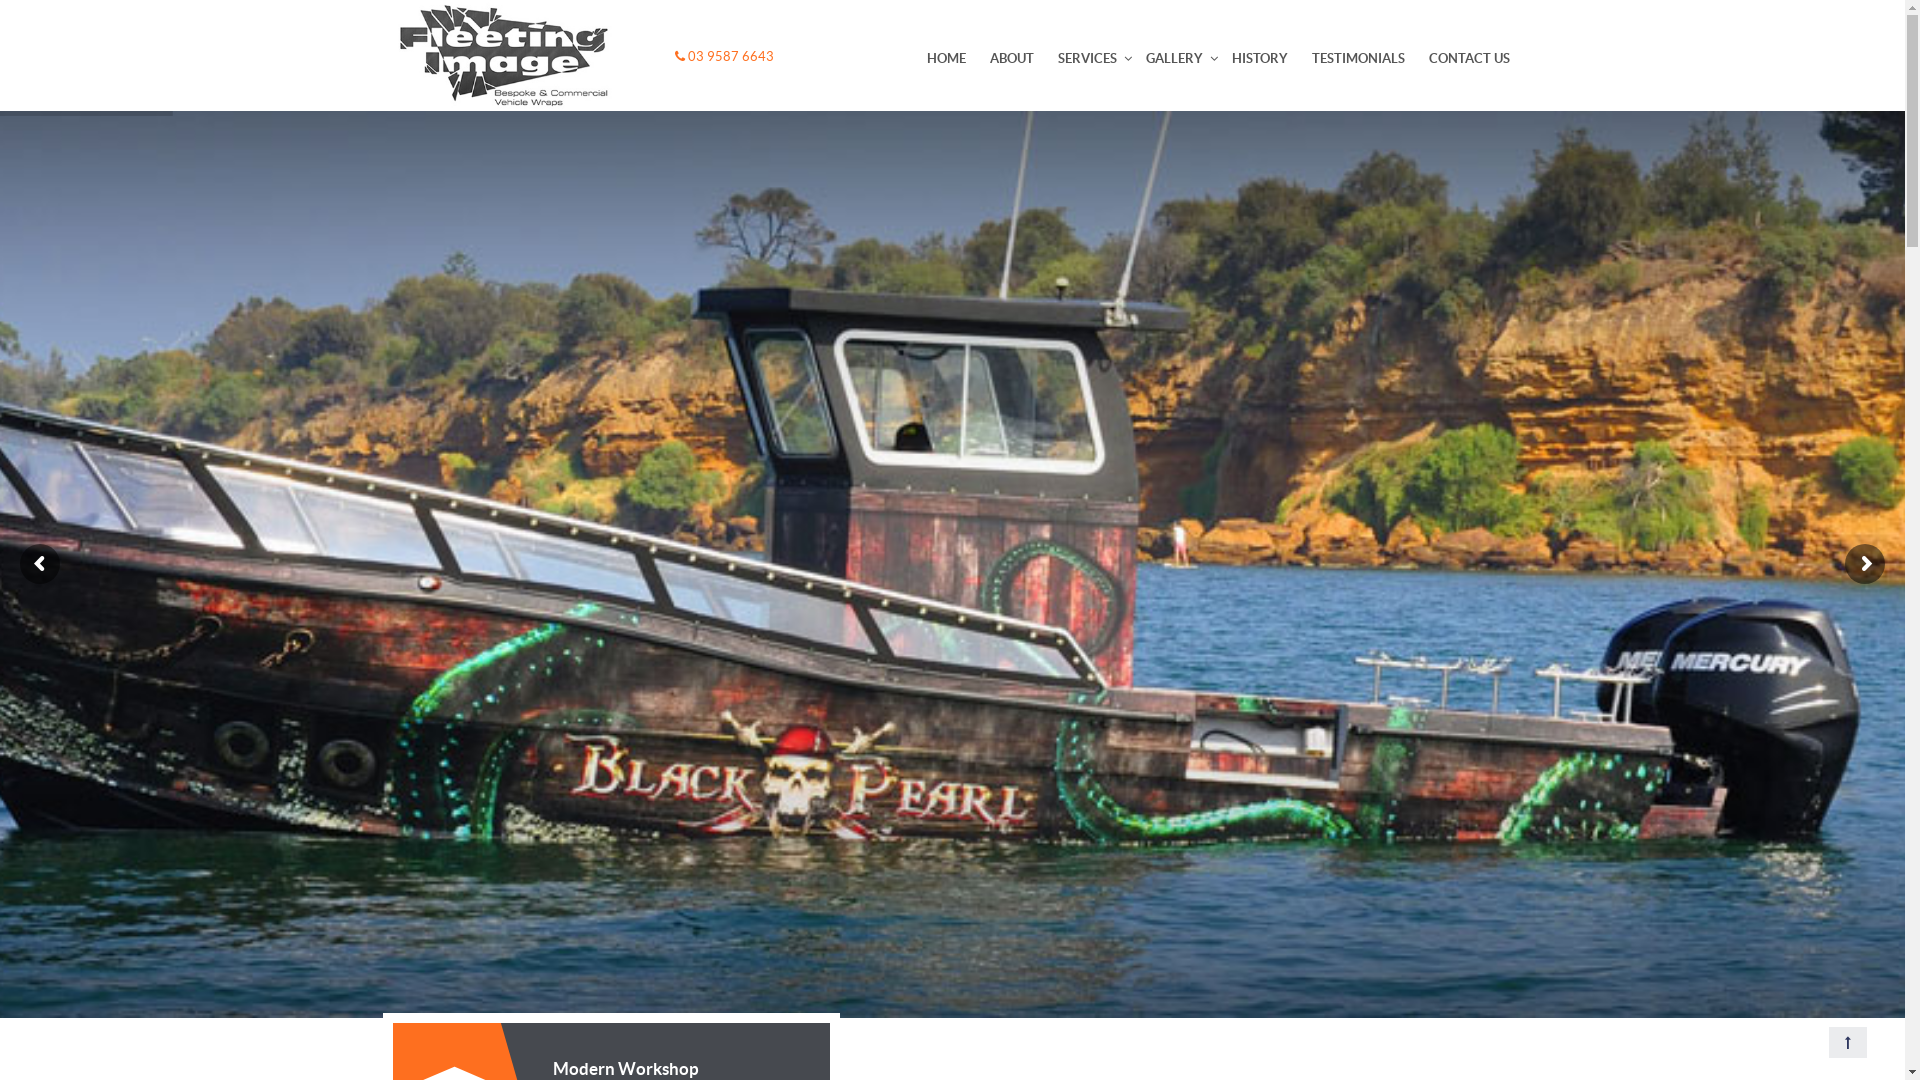 This screenshot has height=1080, width=1920. What do you see at coordinates (1012, 57) in the screenshot?
I see `'ABOUT'` at bounding box center [1012, 57].